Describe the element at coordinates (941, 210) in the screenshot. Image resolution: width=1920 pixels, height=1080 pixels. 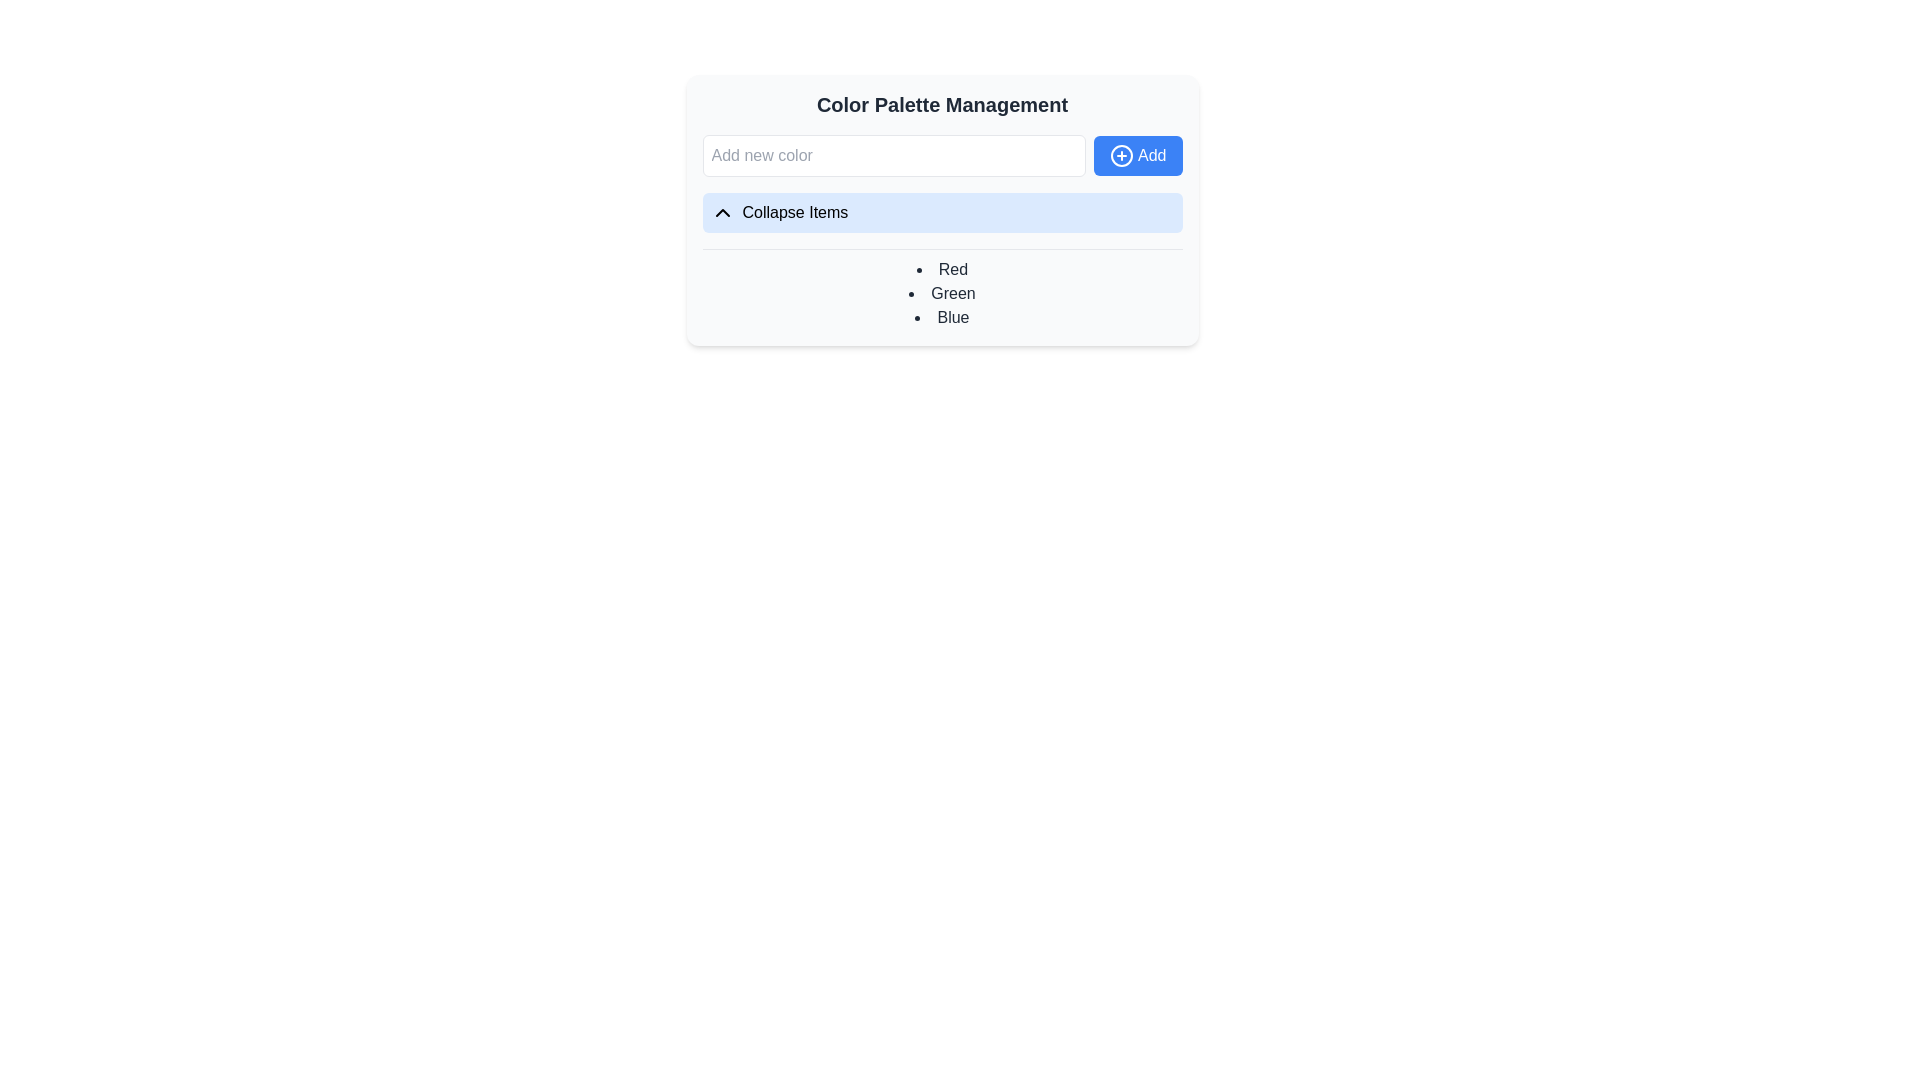
I see `the toggle button located within the 'Color Palette Management' card` at that location.